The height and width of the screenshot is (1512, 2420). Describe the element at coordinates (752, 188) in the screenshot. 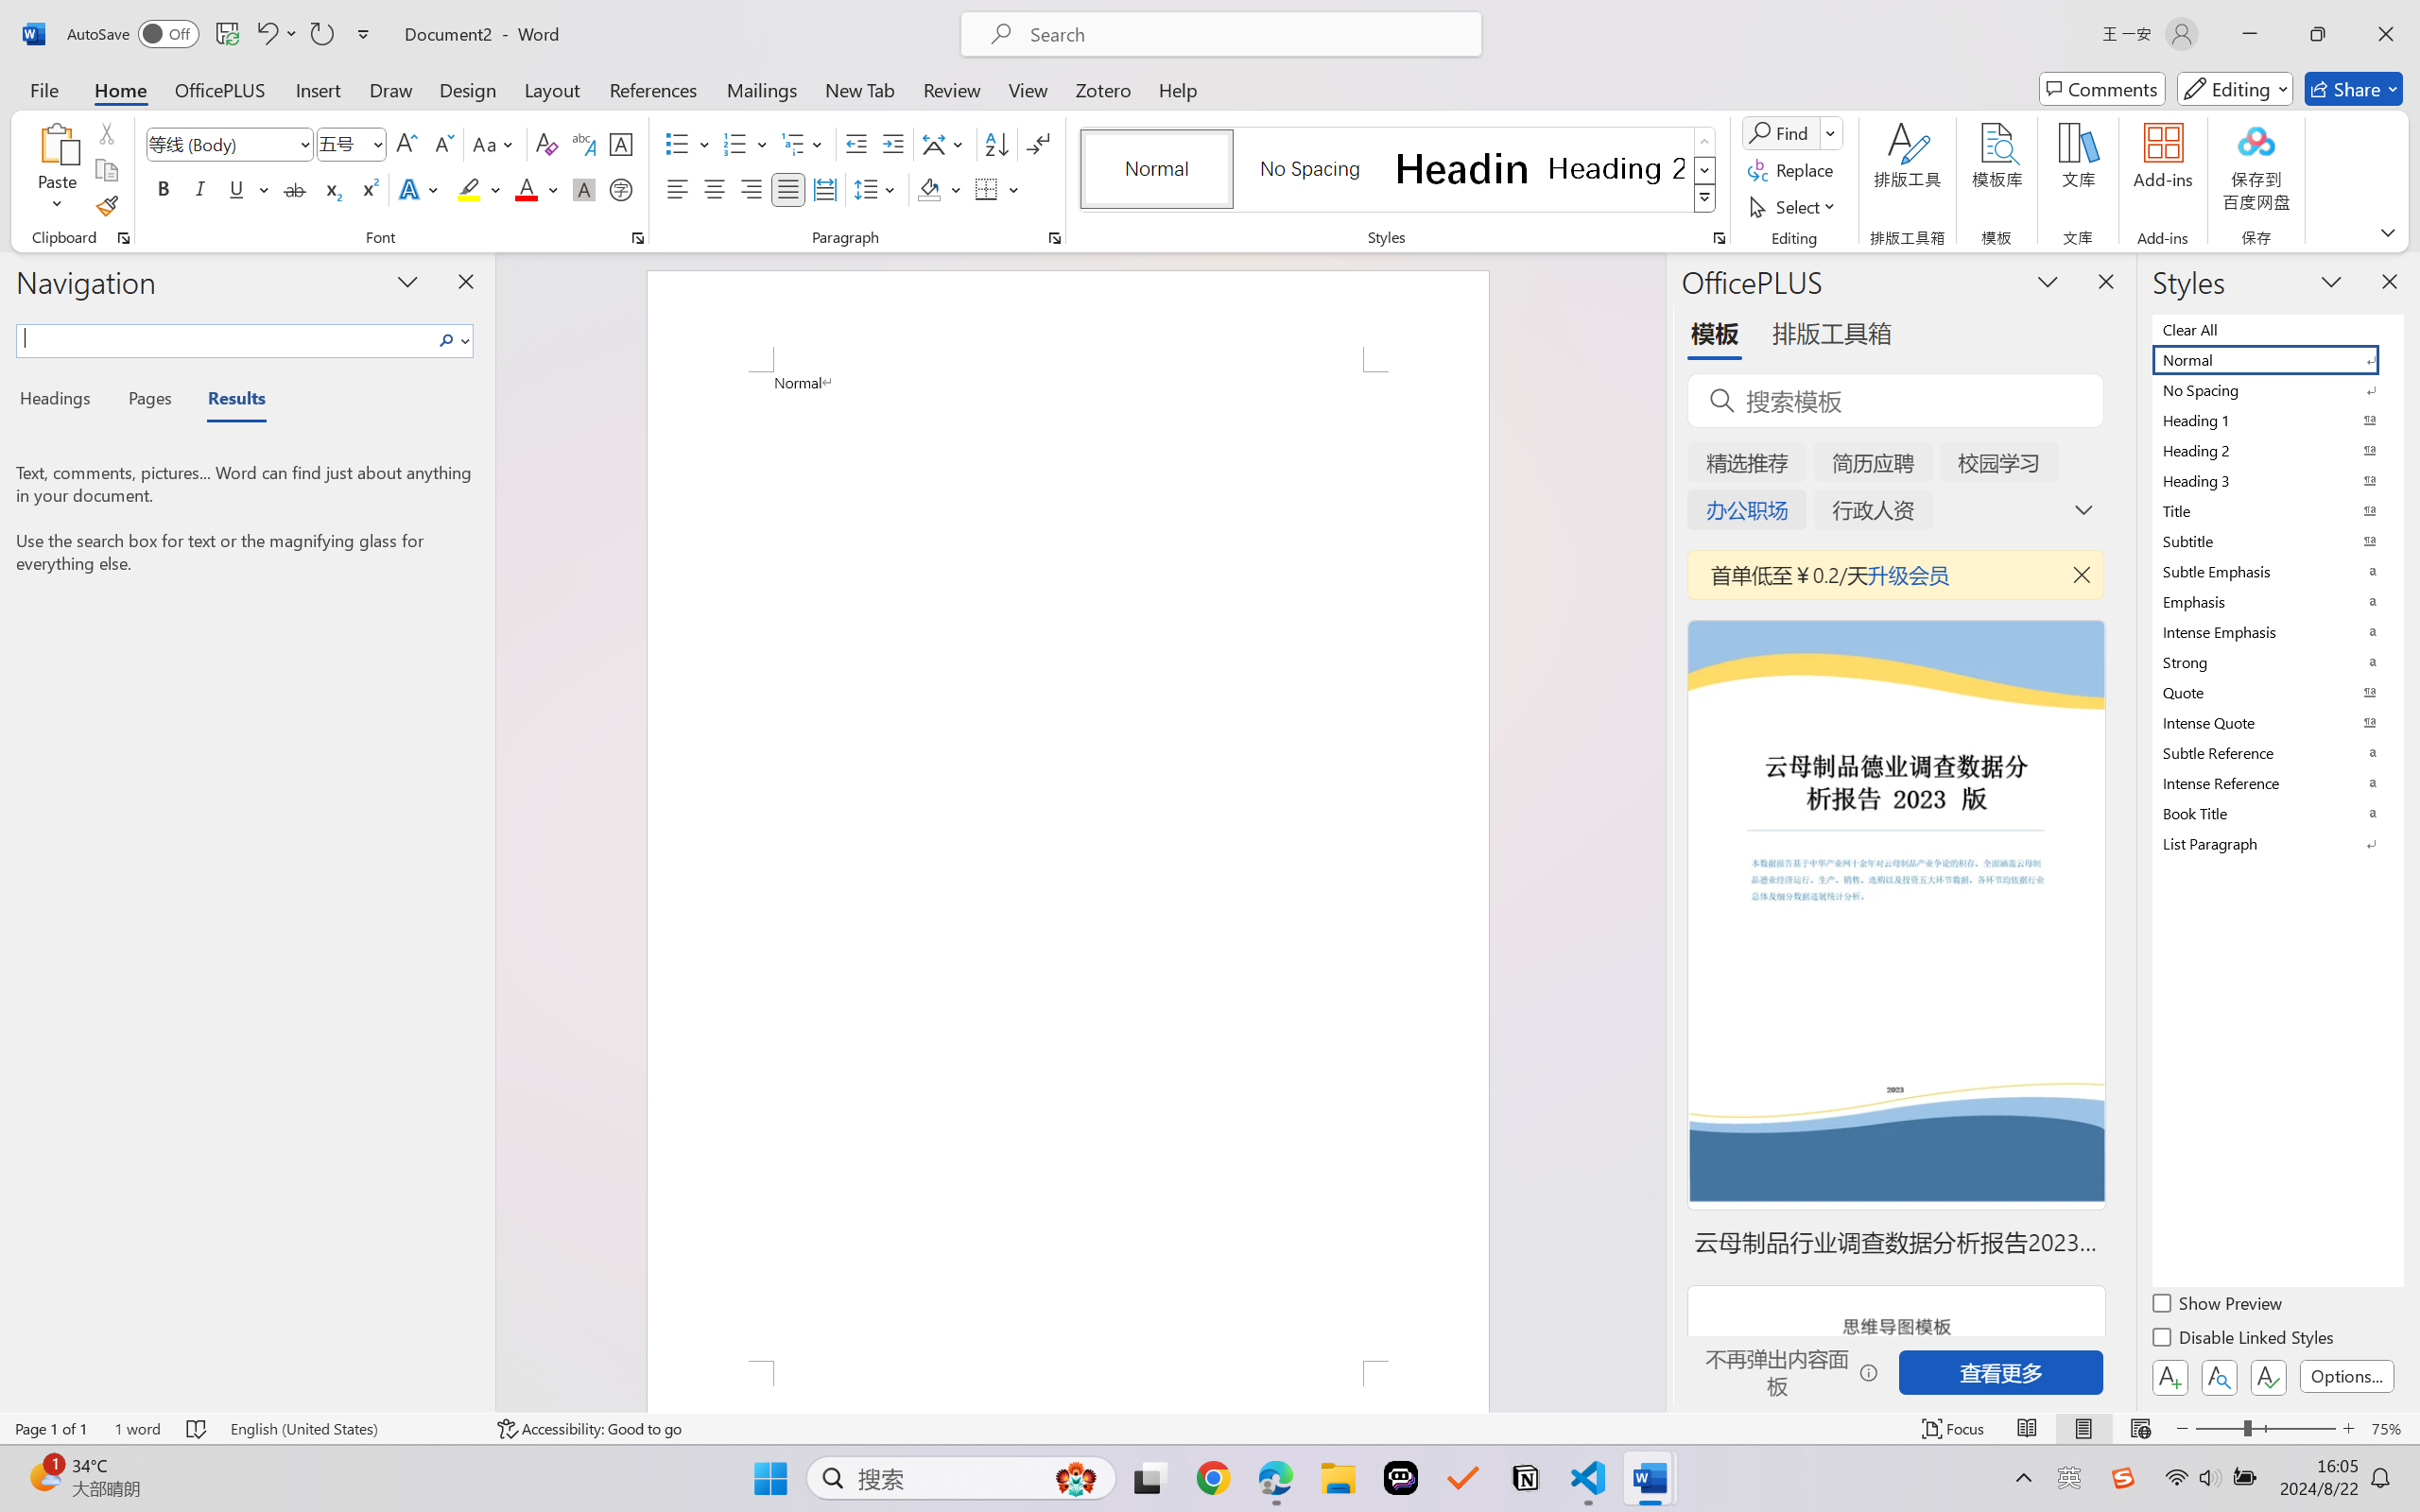

I see `'Align Right'` at that location.